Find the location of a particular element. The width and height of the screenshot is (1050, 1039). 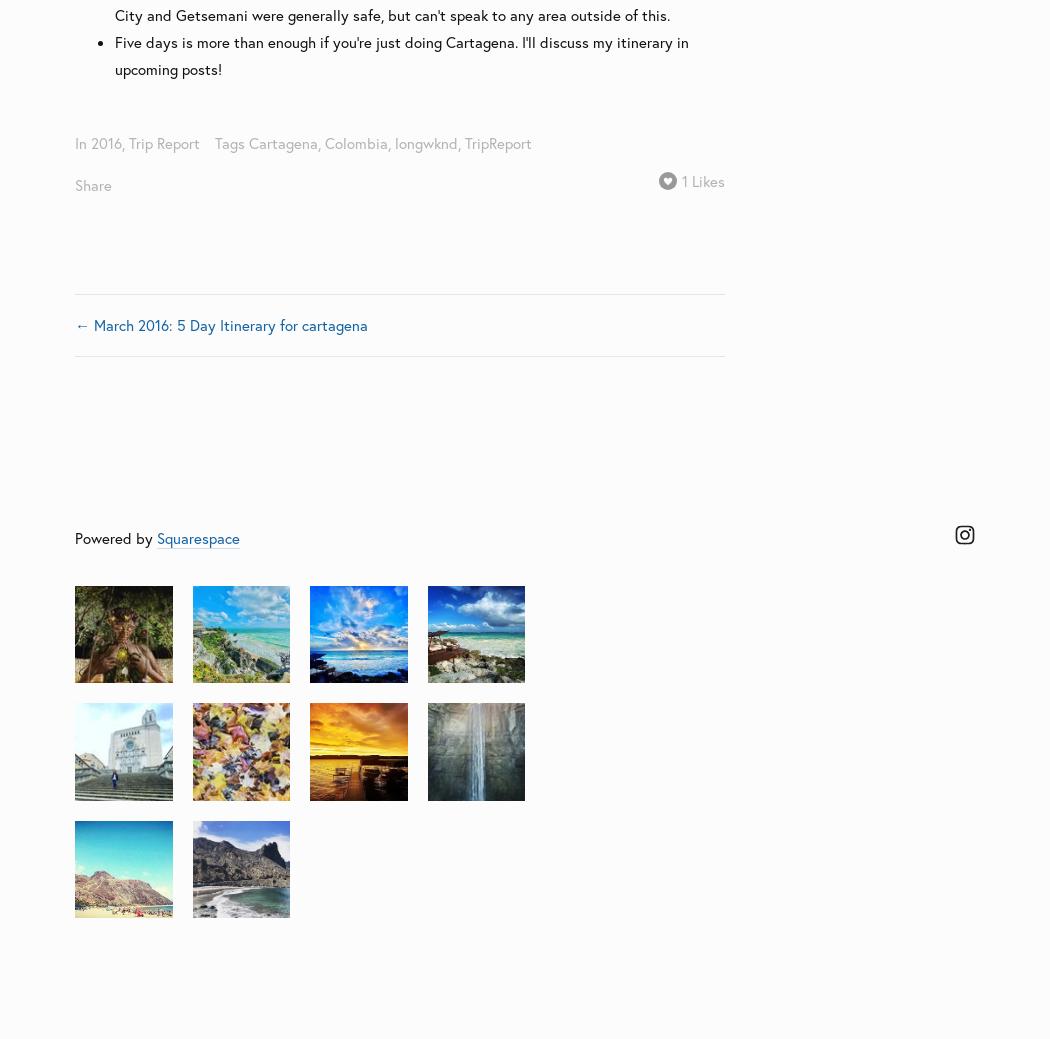

'Share' is located at coordinates (93, 184).